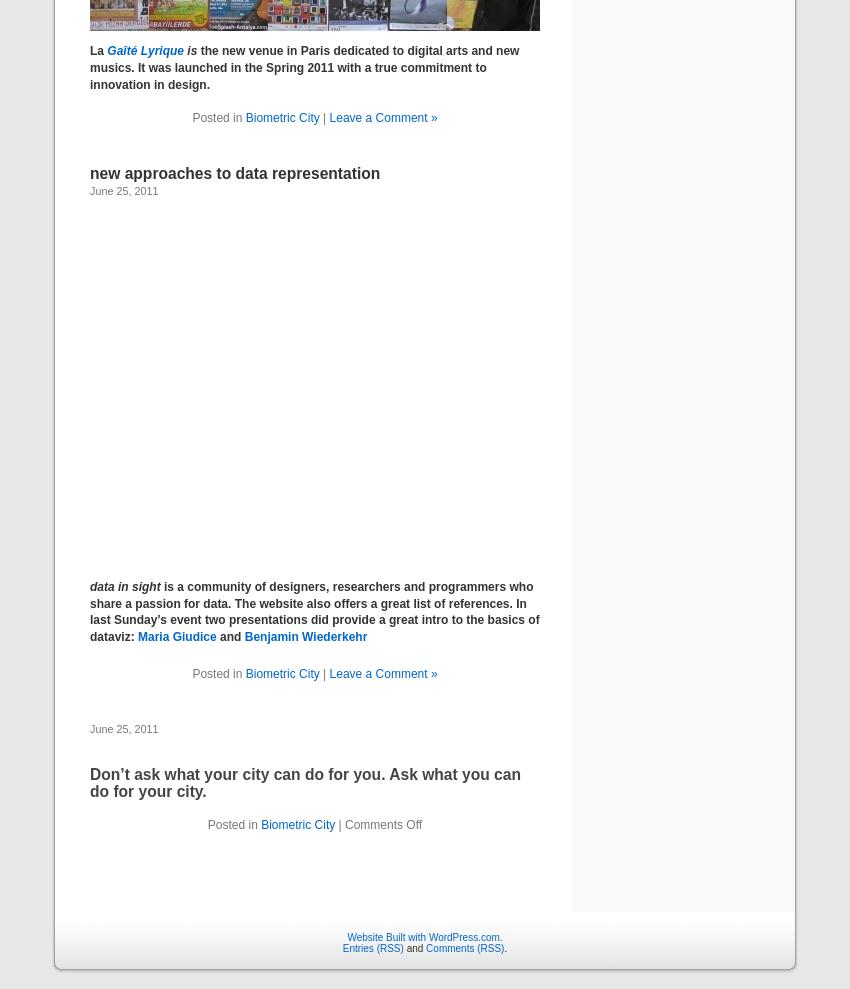  What do you see at coordinates (235, 172) in the screenshot?
I see `'new approaches to data representation'` at bounding box center [235, 172].